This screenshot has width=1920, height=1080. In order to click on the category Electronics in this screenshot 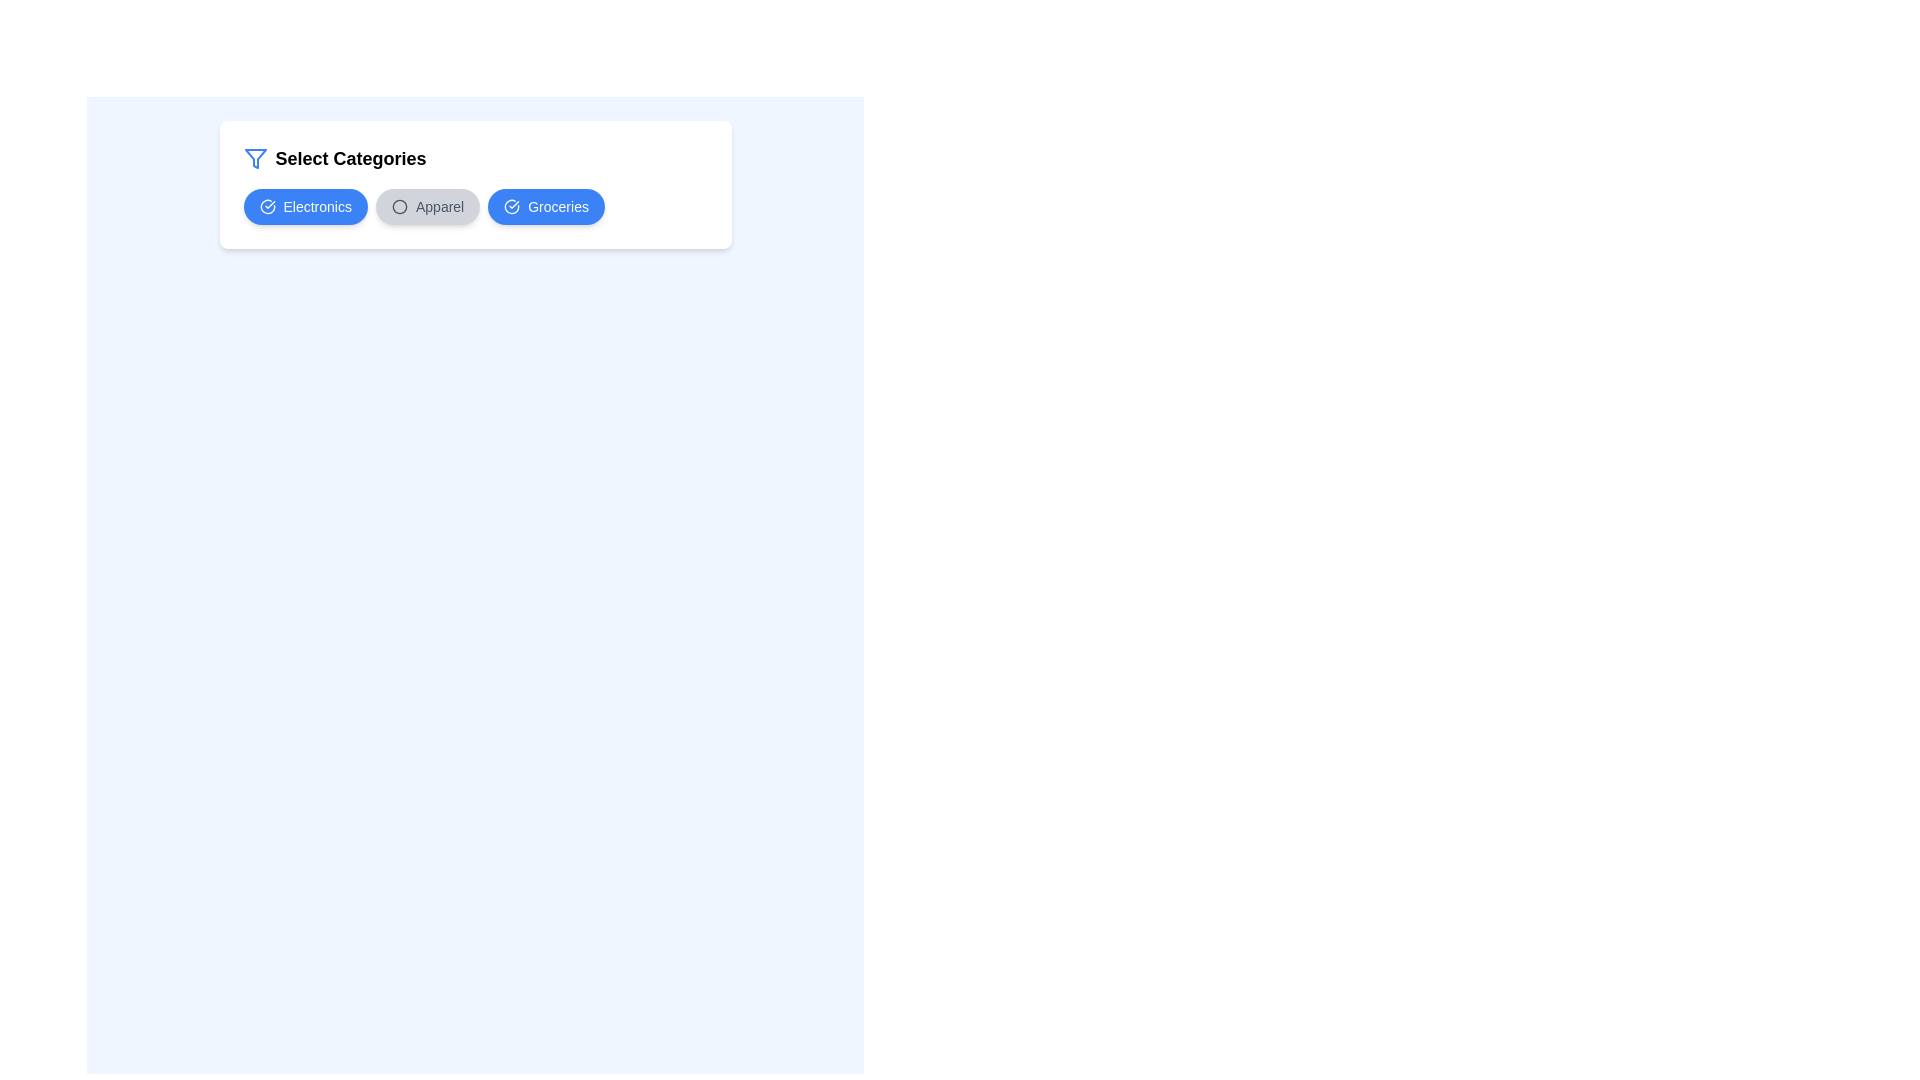, I will do `click(304, 207)`.